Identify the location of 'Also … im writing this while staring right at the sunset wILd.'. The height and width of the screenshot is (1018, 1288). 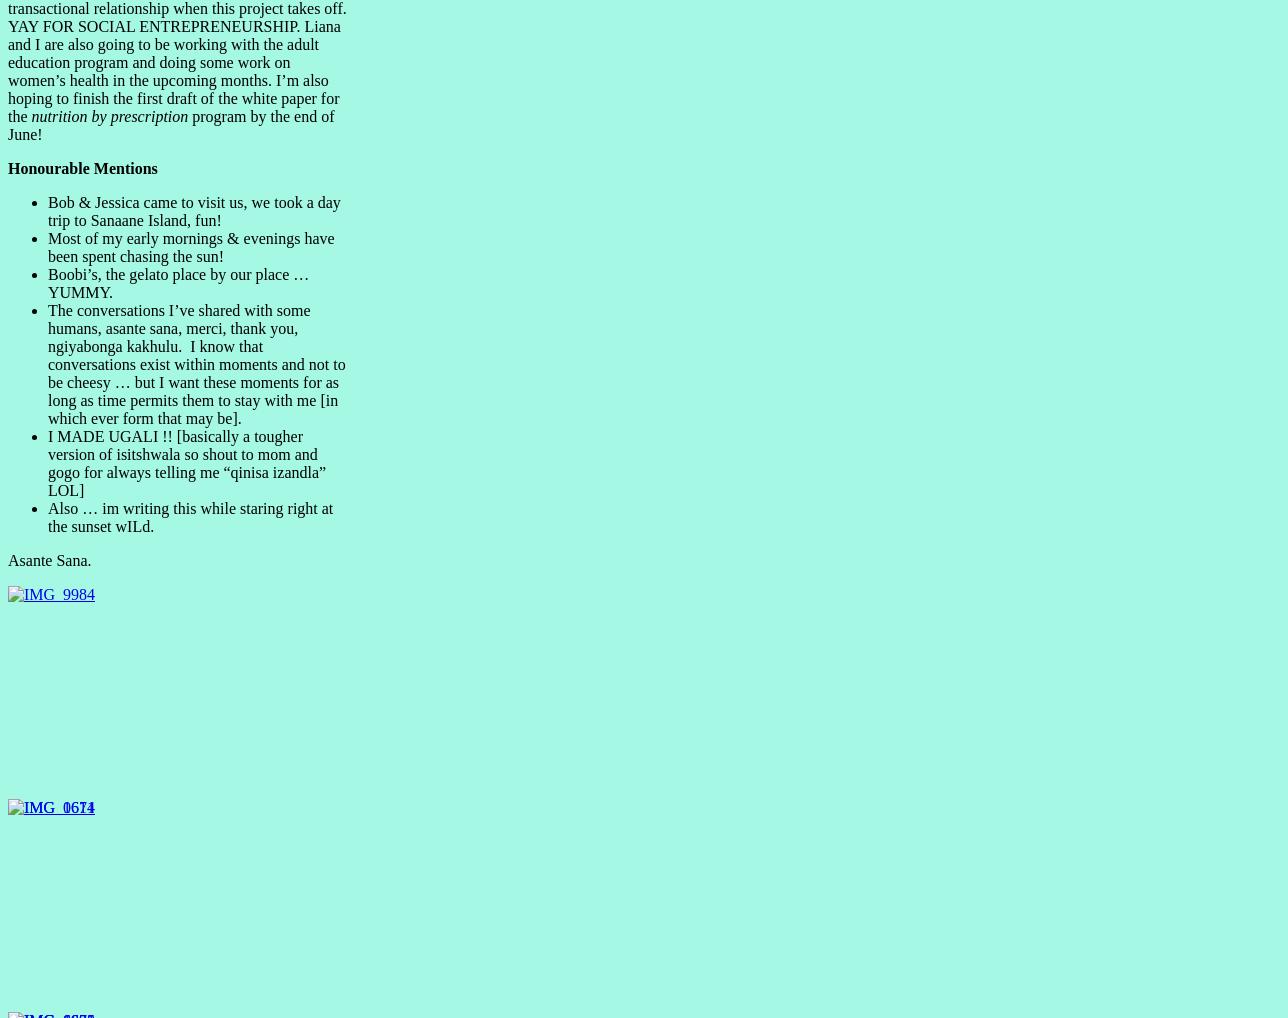
(190, 515).